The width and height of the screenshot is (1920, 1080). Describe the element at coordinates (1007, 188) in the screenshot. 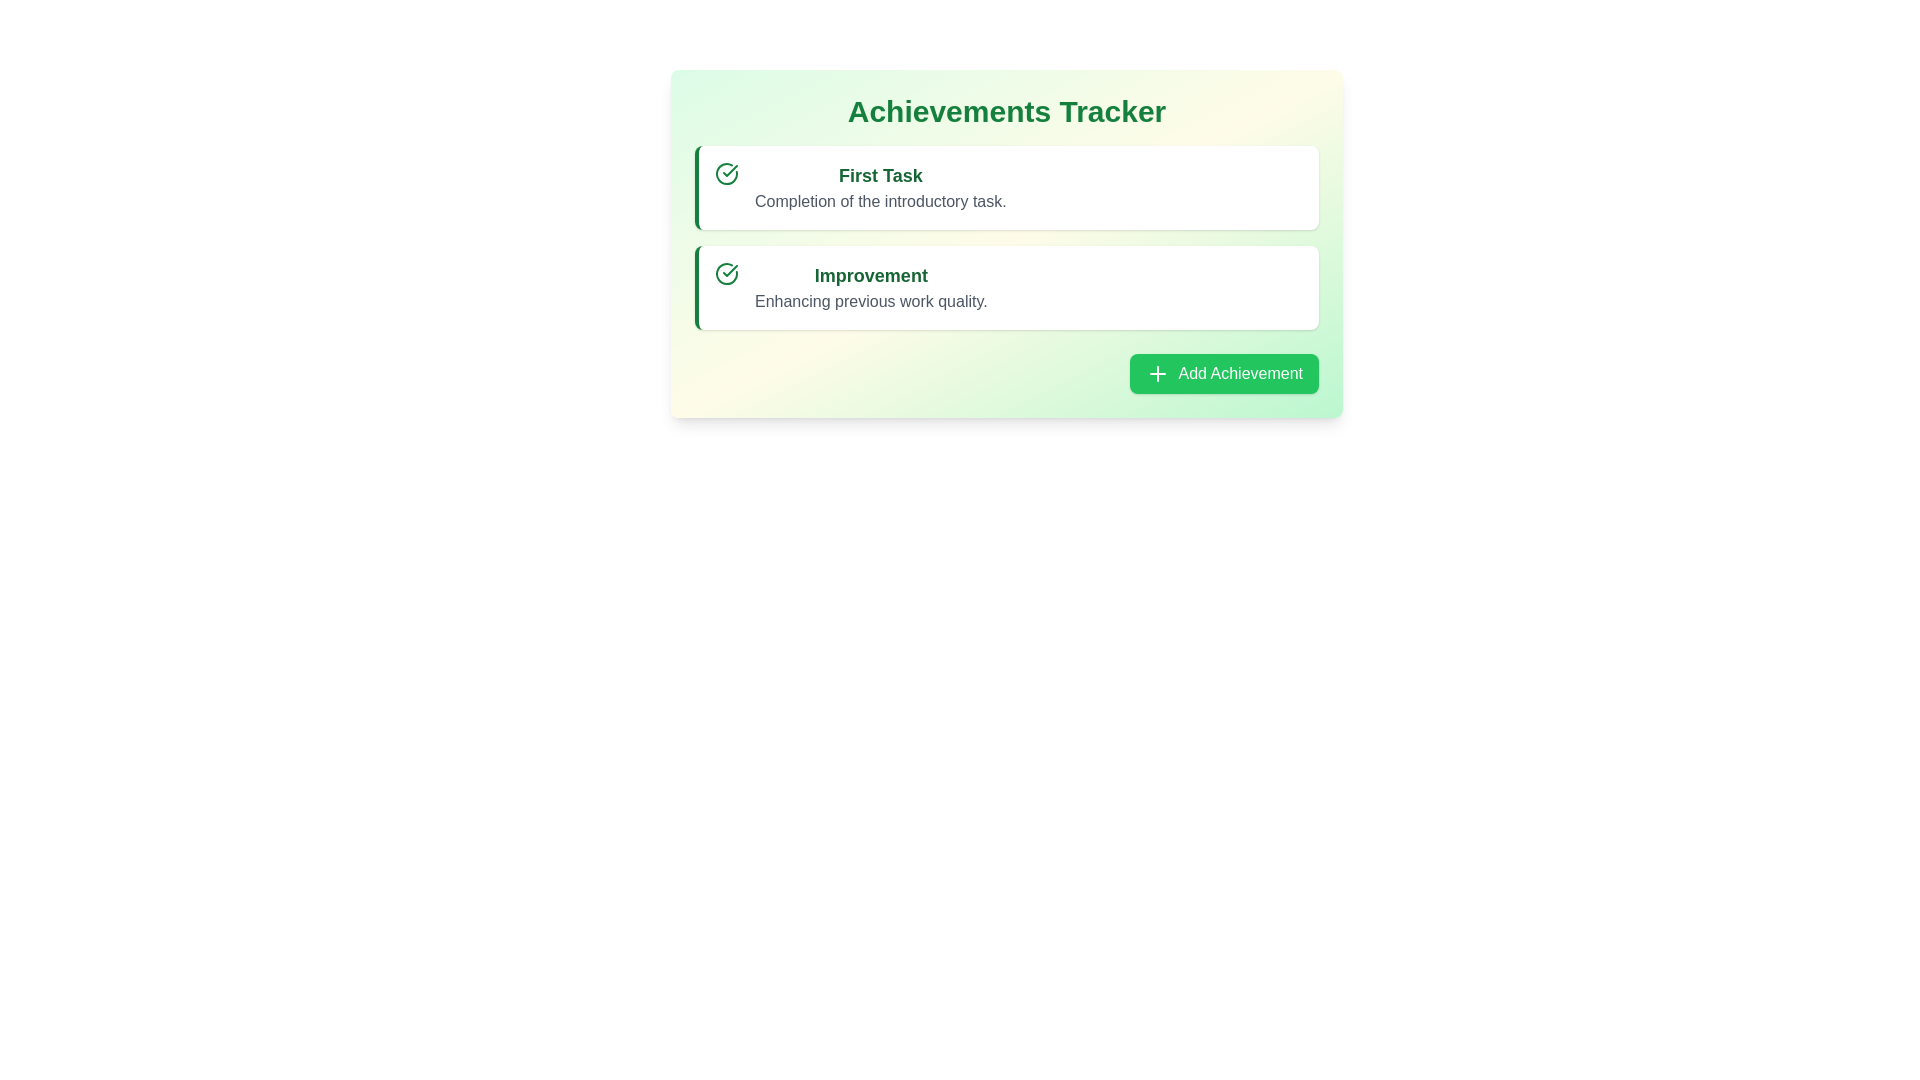

I see `the first card-style informational pane that indicates the completion of an introductory task, which is positioned above the 'Improvement' card in the Achievements Tracker list` at that location.